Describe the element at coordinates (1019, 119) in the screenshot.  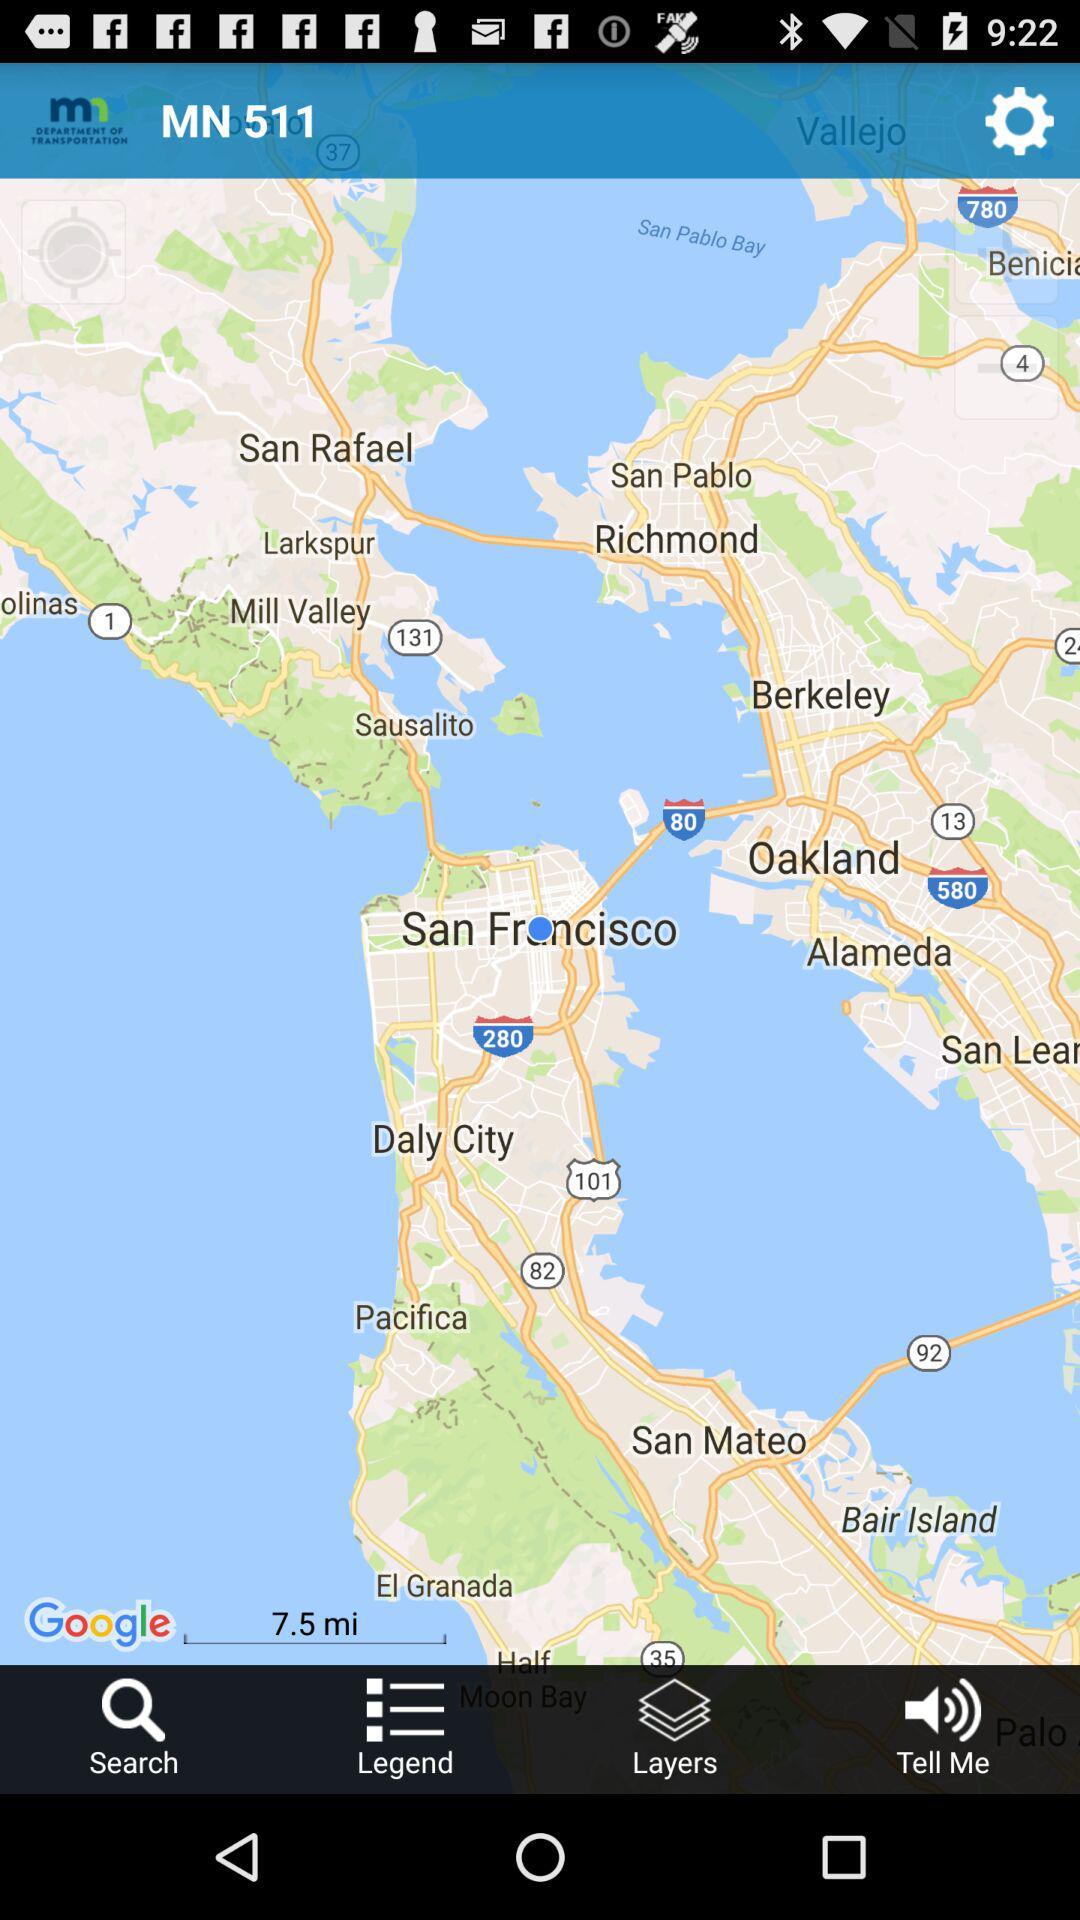
I see `the item next to mn 511` at that location.